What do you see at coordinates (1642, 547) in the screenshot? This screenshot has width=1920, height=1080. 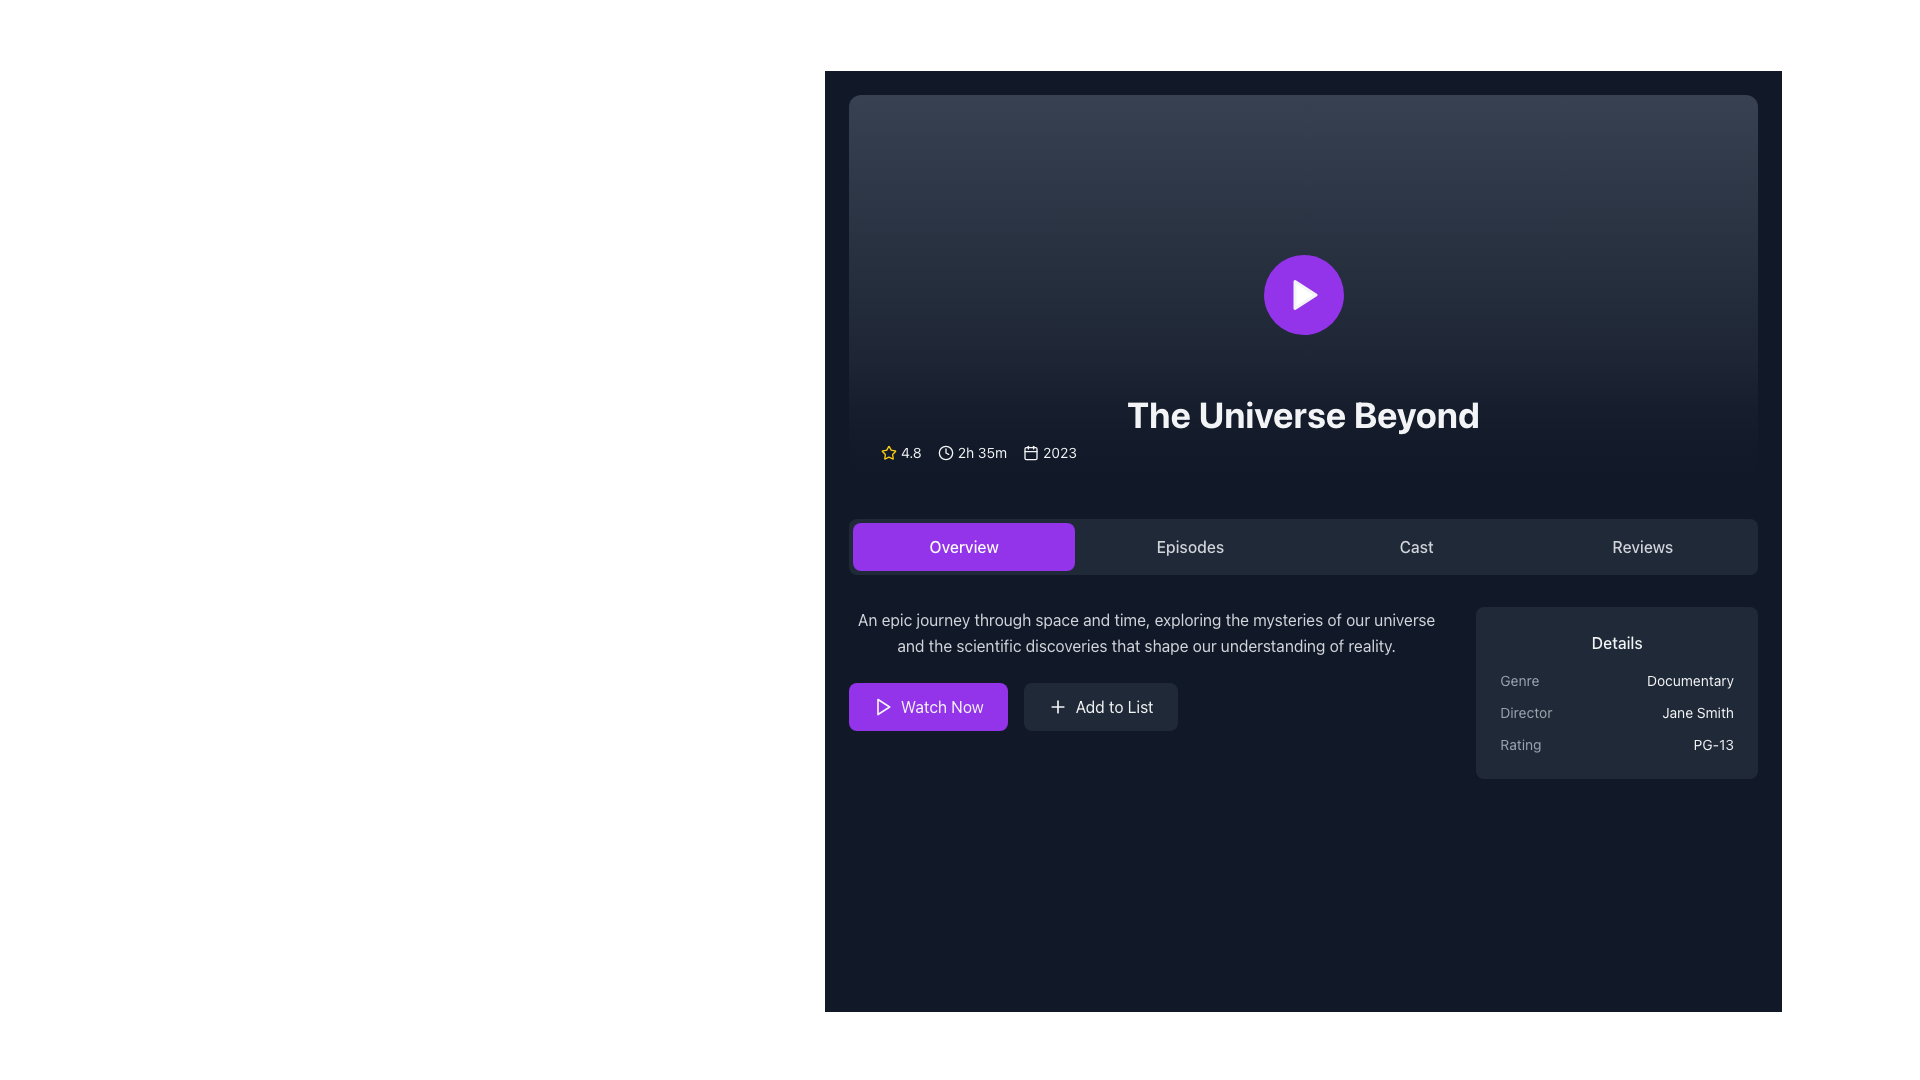 I see `the fourth button in a horizontal group of tabs, positioned at the top-right of the group, to activate the hover effect` at bounding box center [1642, 547].